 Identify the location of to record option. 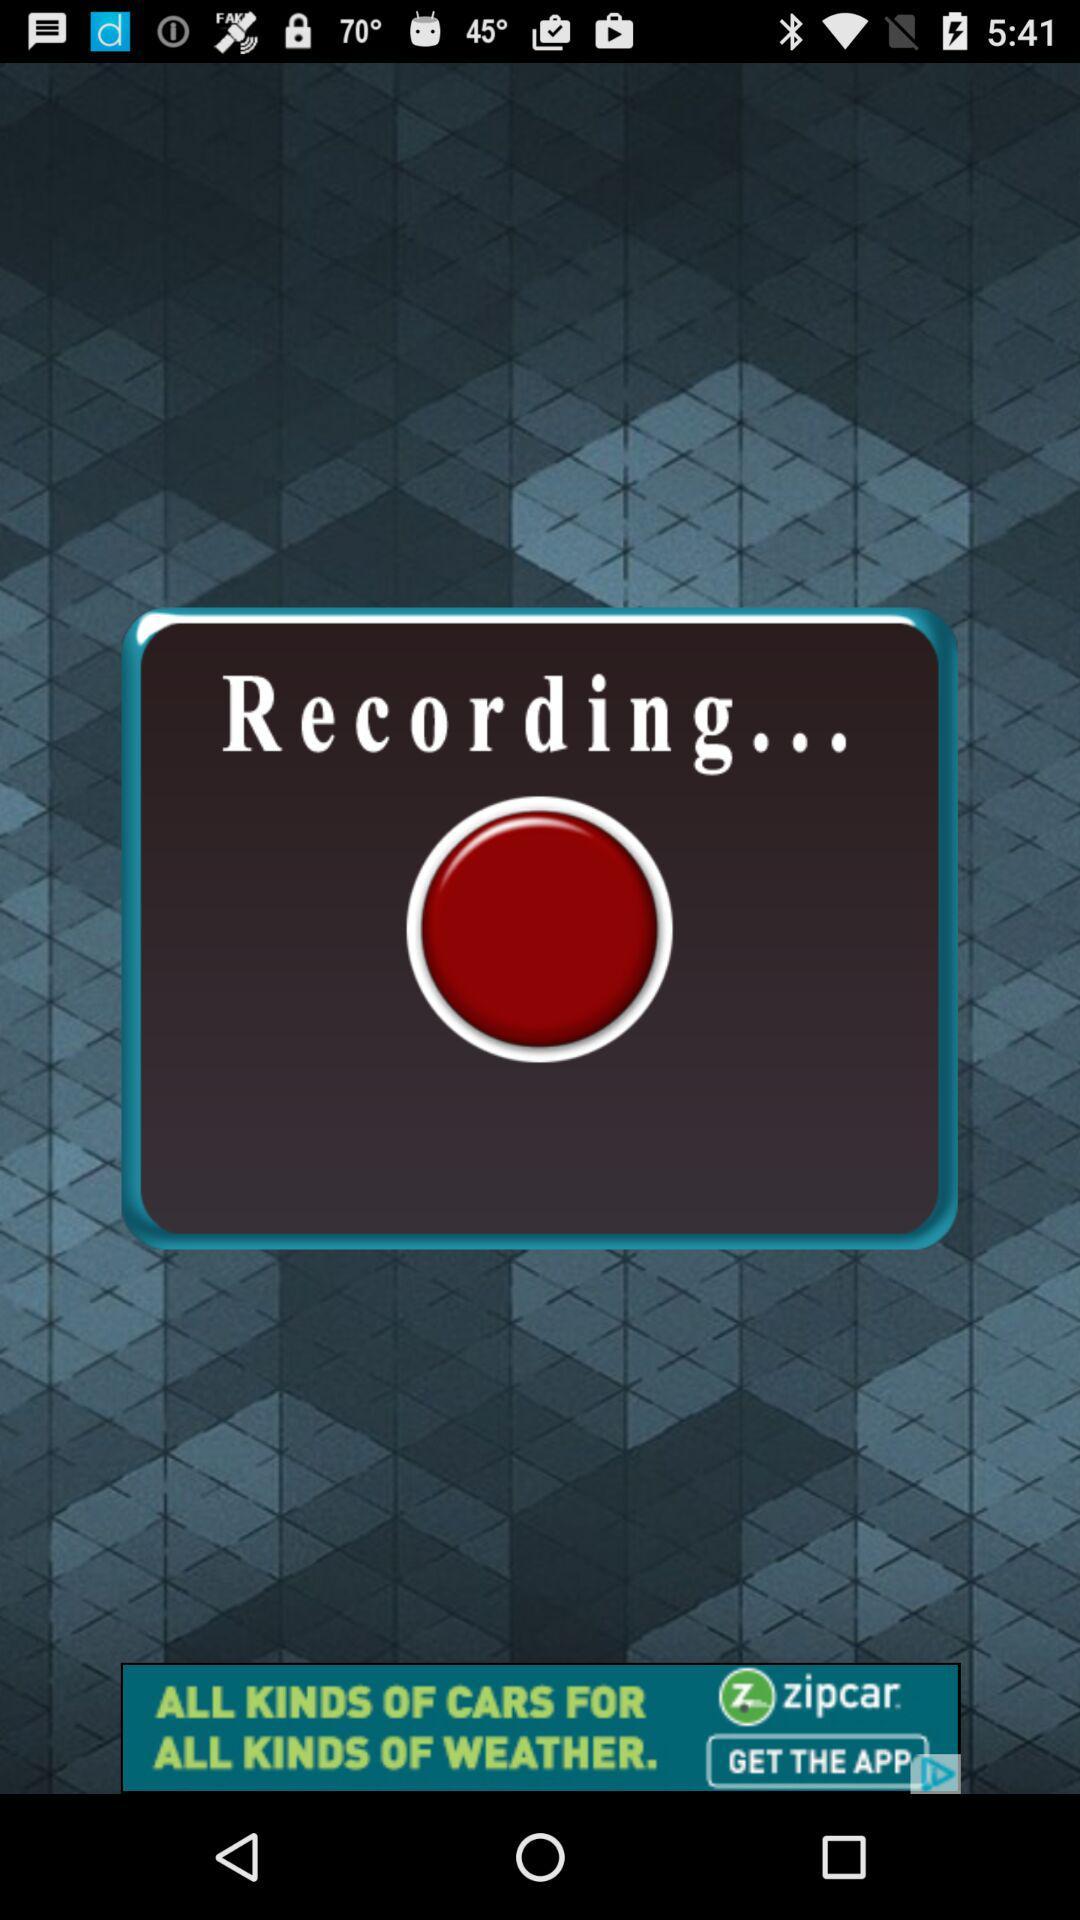
(538, 927).